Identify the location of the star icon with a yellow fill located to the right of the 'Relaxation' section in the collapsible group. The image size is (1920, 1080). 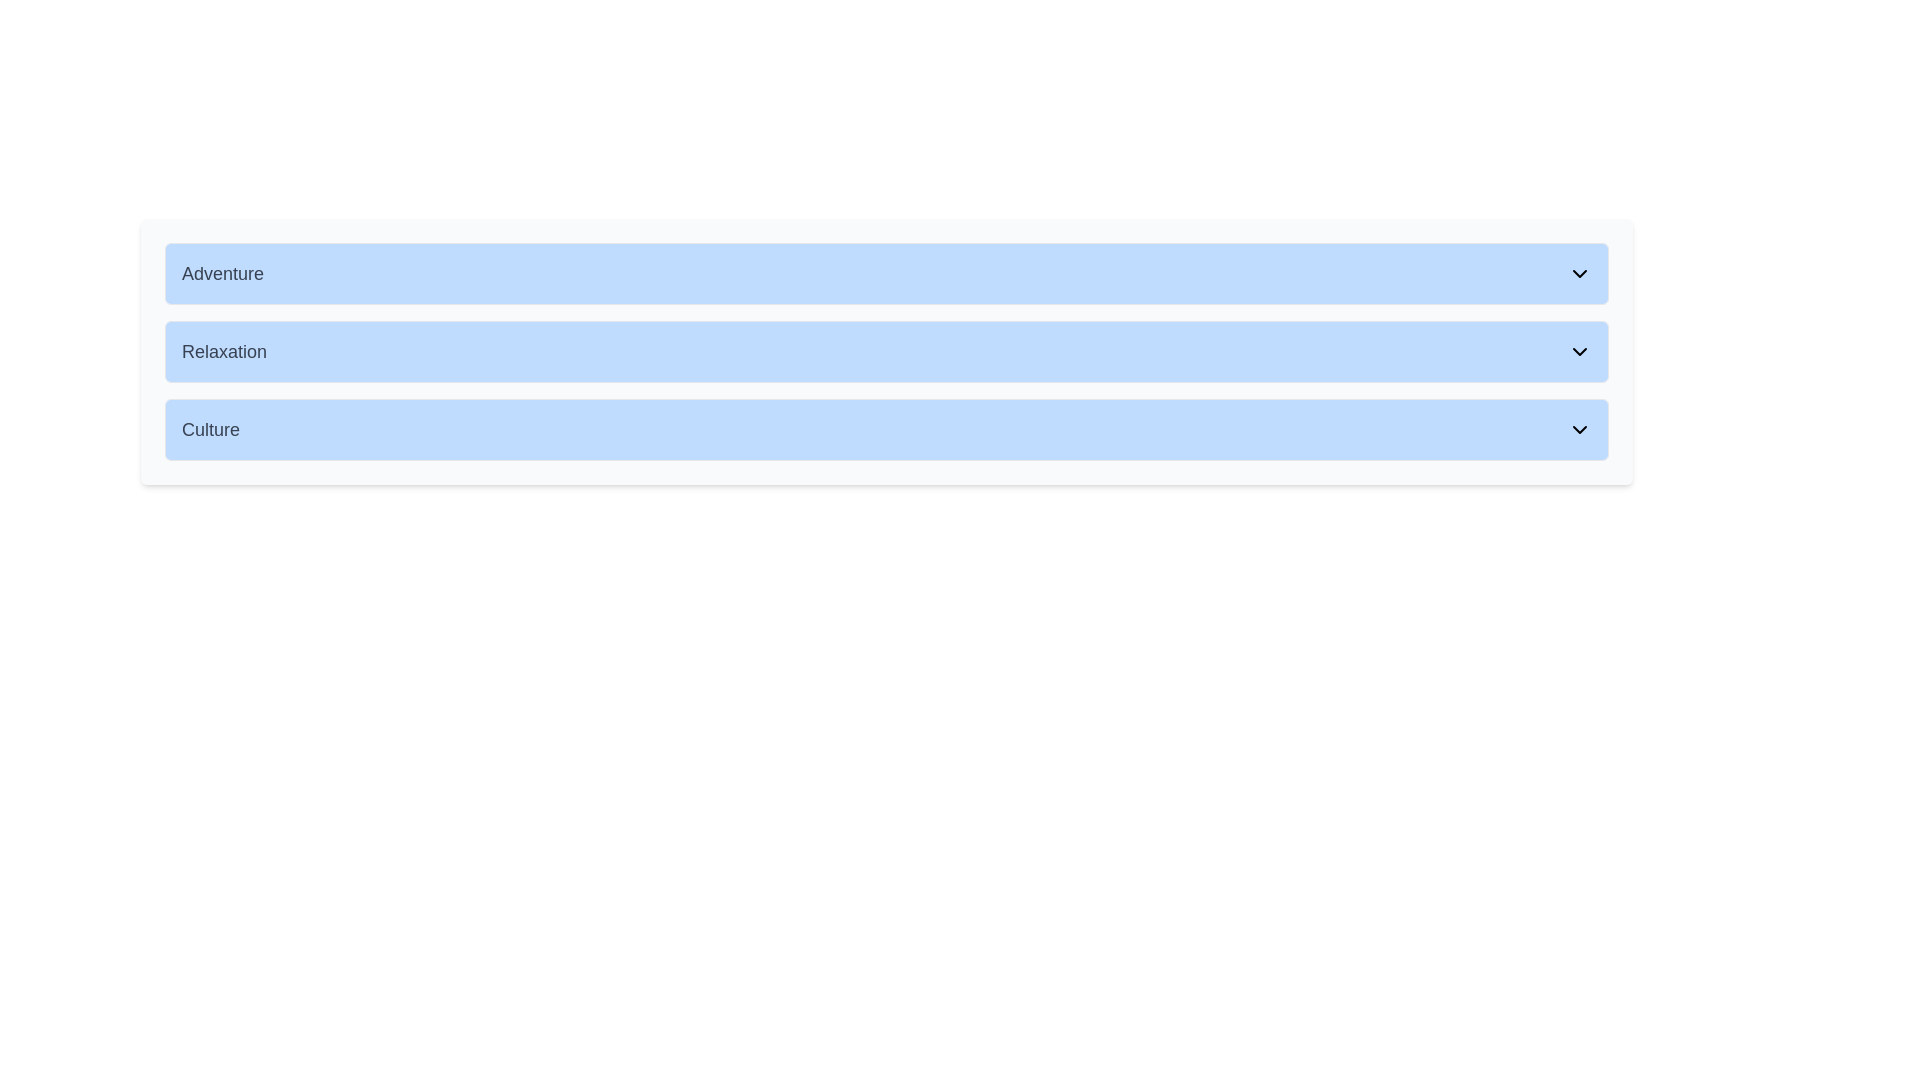
(1592, 344).